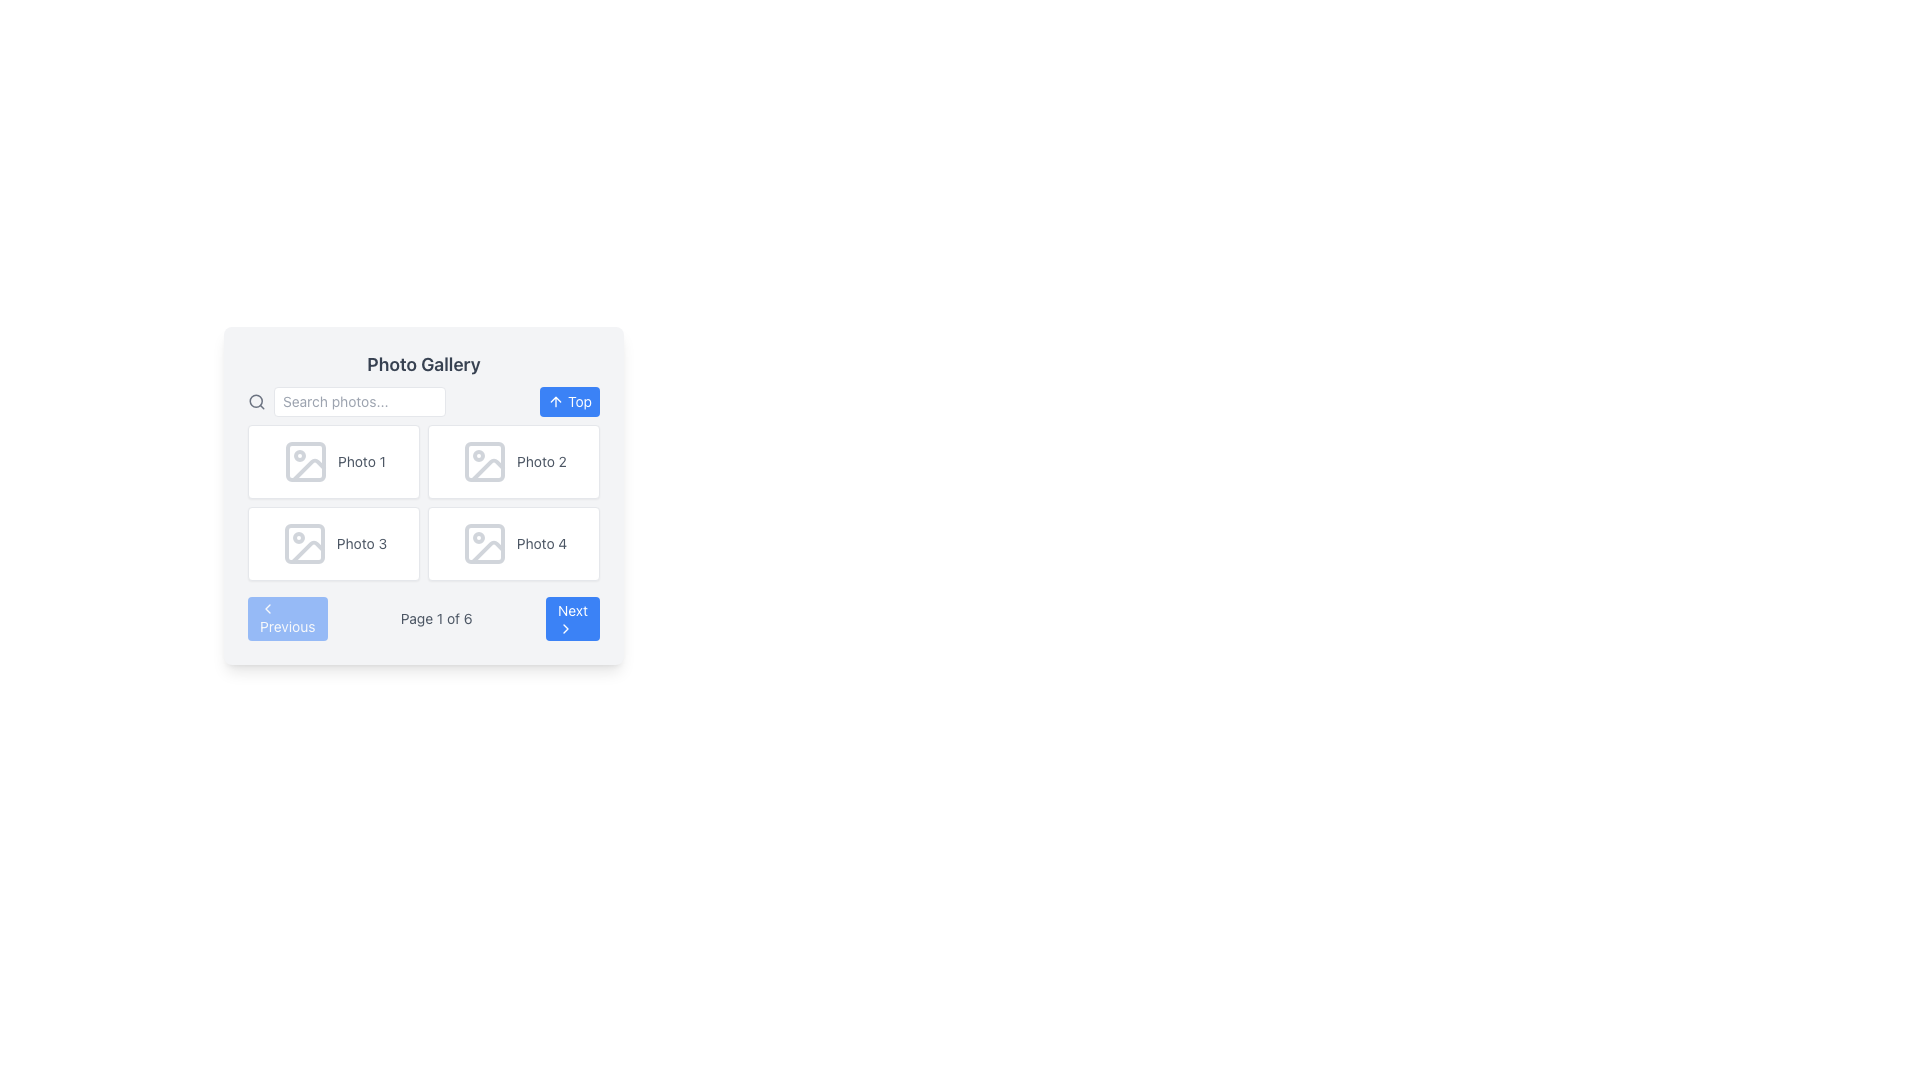 The height and width of the screenshot is (1080, 1920). I want to click on the second photo card in the top-right corner of the photo gallery, so click(513, 462).